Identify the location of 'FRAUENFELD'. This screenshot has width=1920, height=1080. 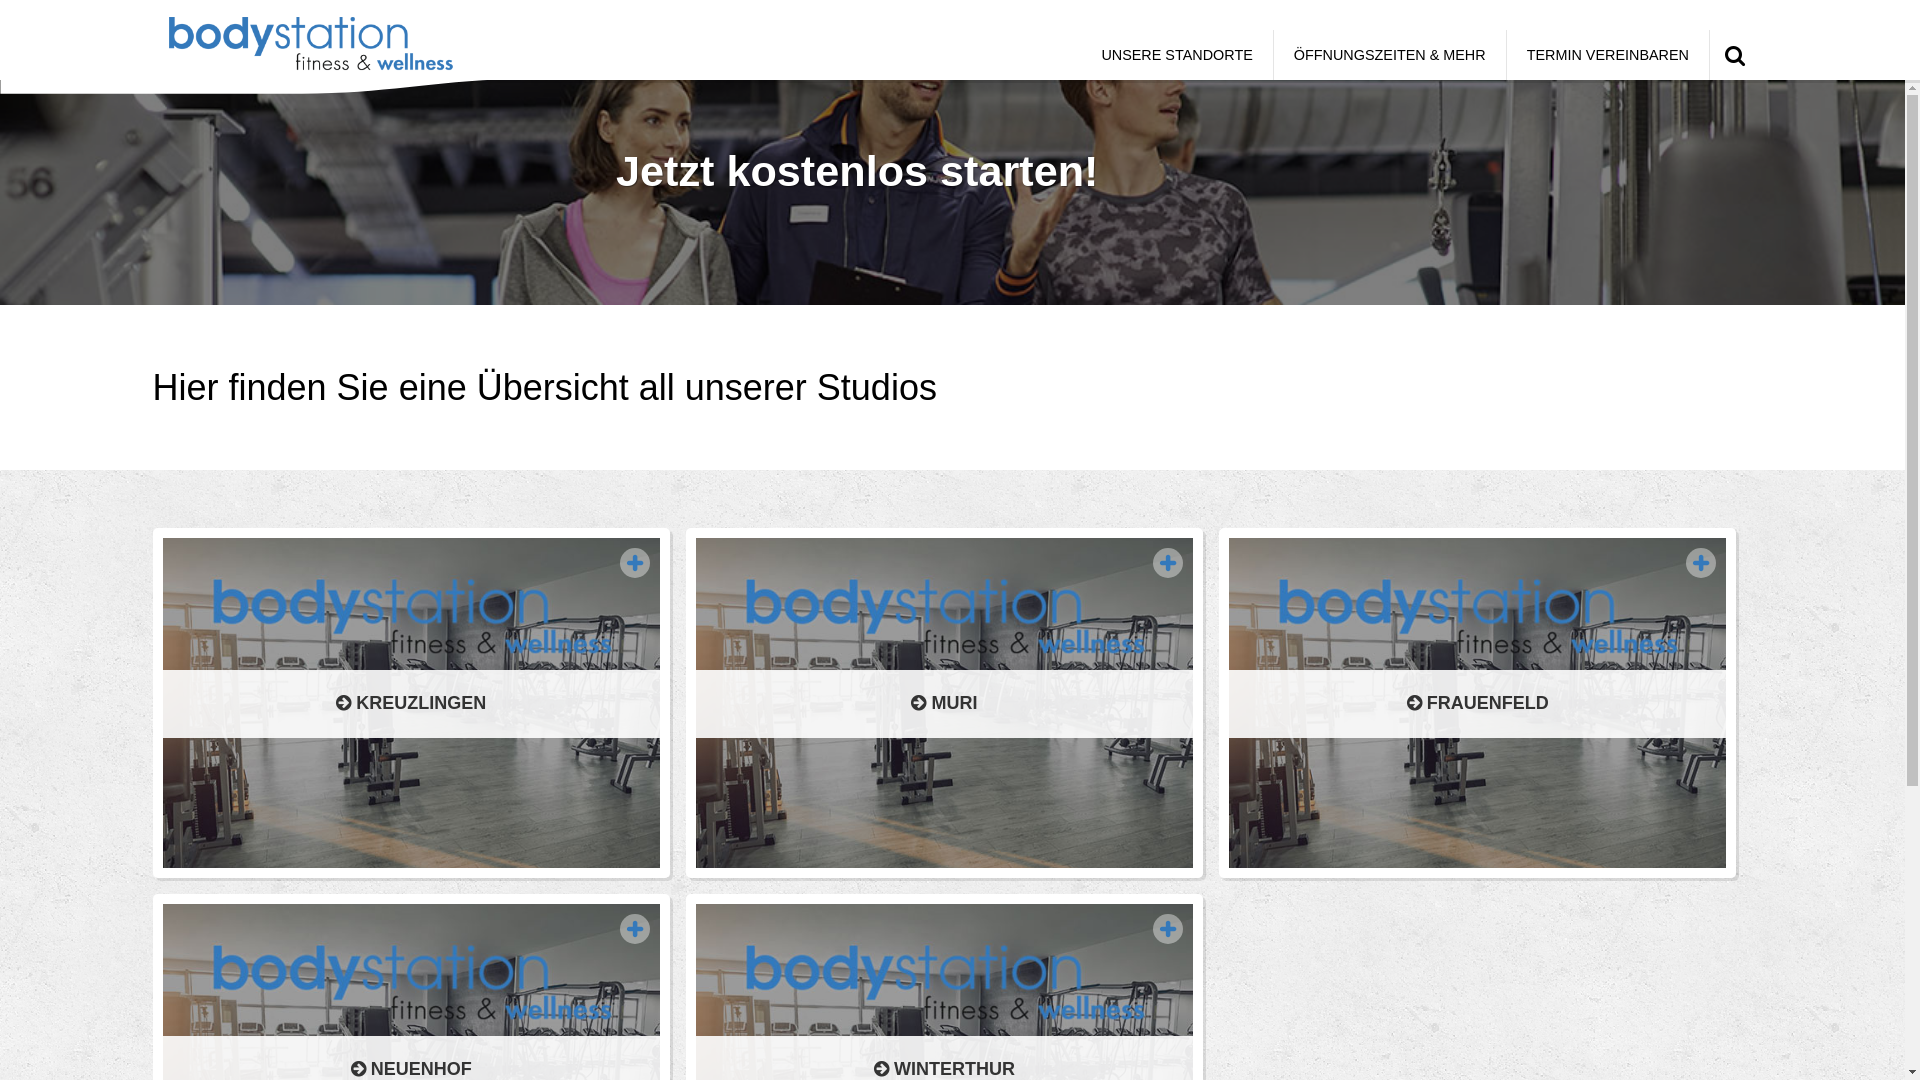
(1477, 701).